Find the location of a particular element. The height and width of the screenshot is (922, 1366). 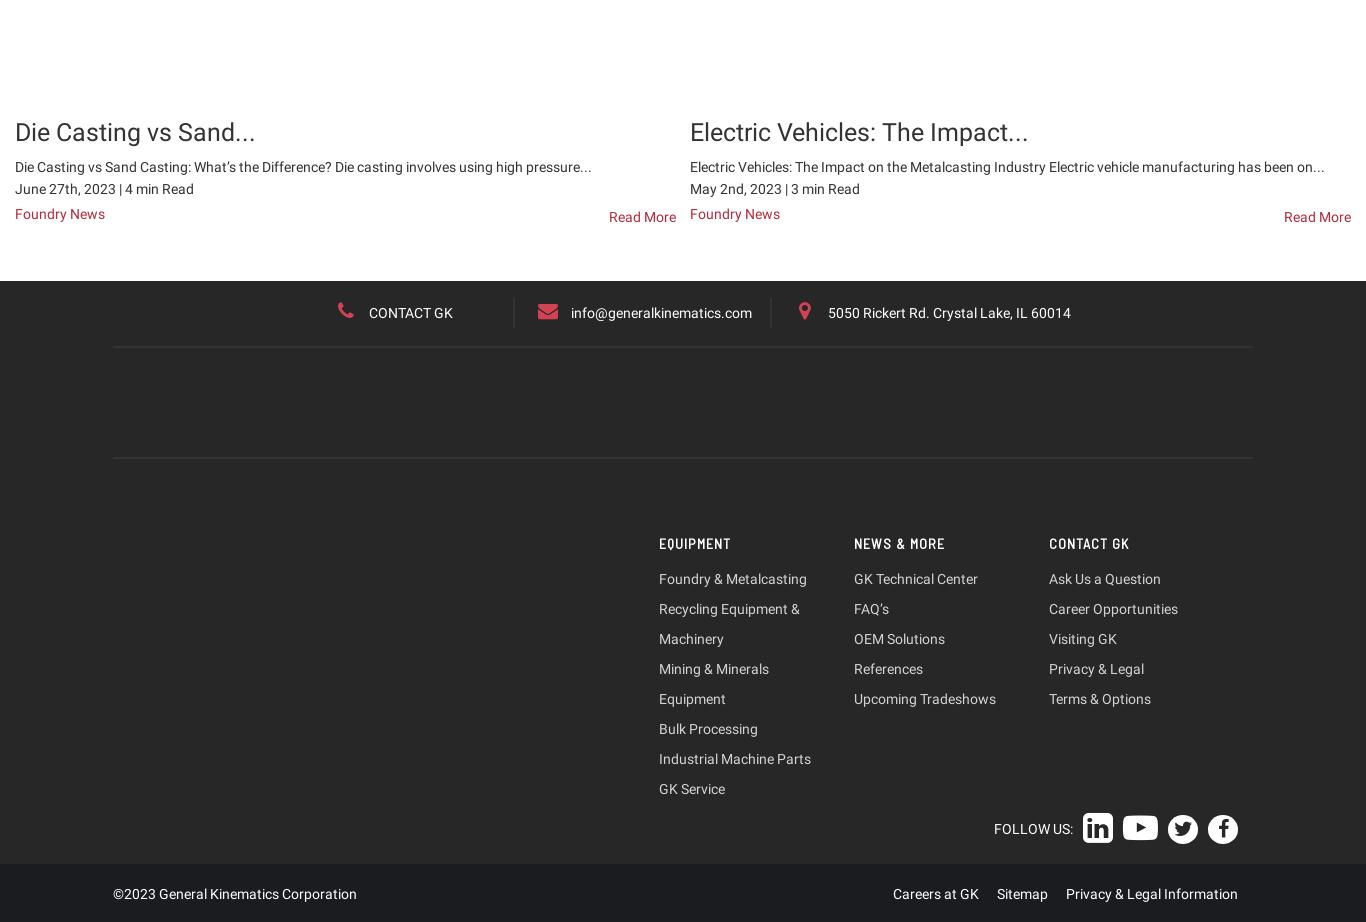

'June 27th, 2023 |' is located at coordinates (69, 187).